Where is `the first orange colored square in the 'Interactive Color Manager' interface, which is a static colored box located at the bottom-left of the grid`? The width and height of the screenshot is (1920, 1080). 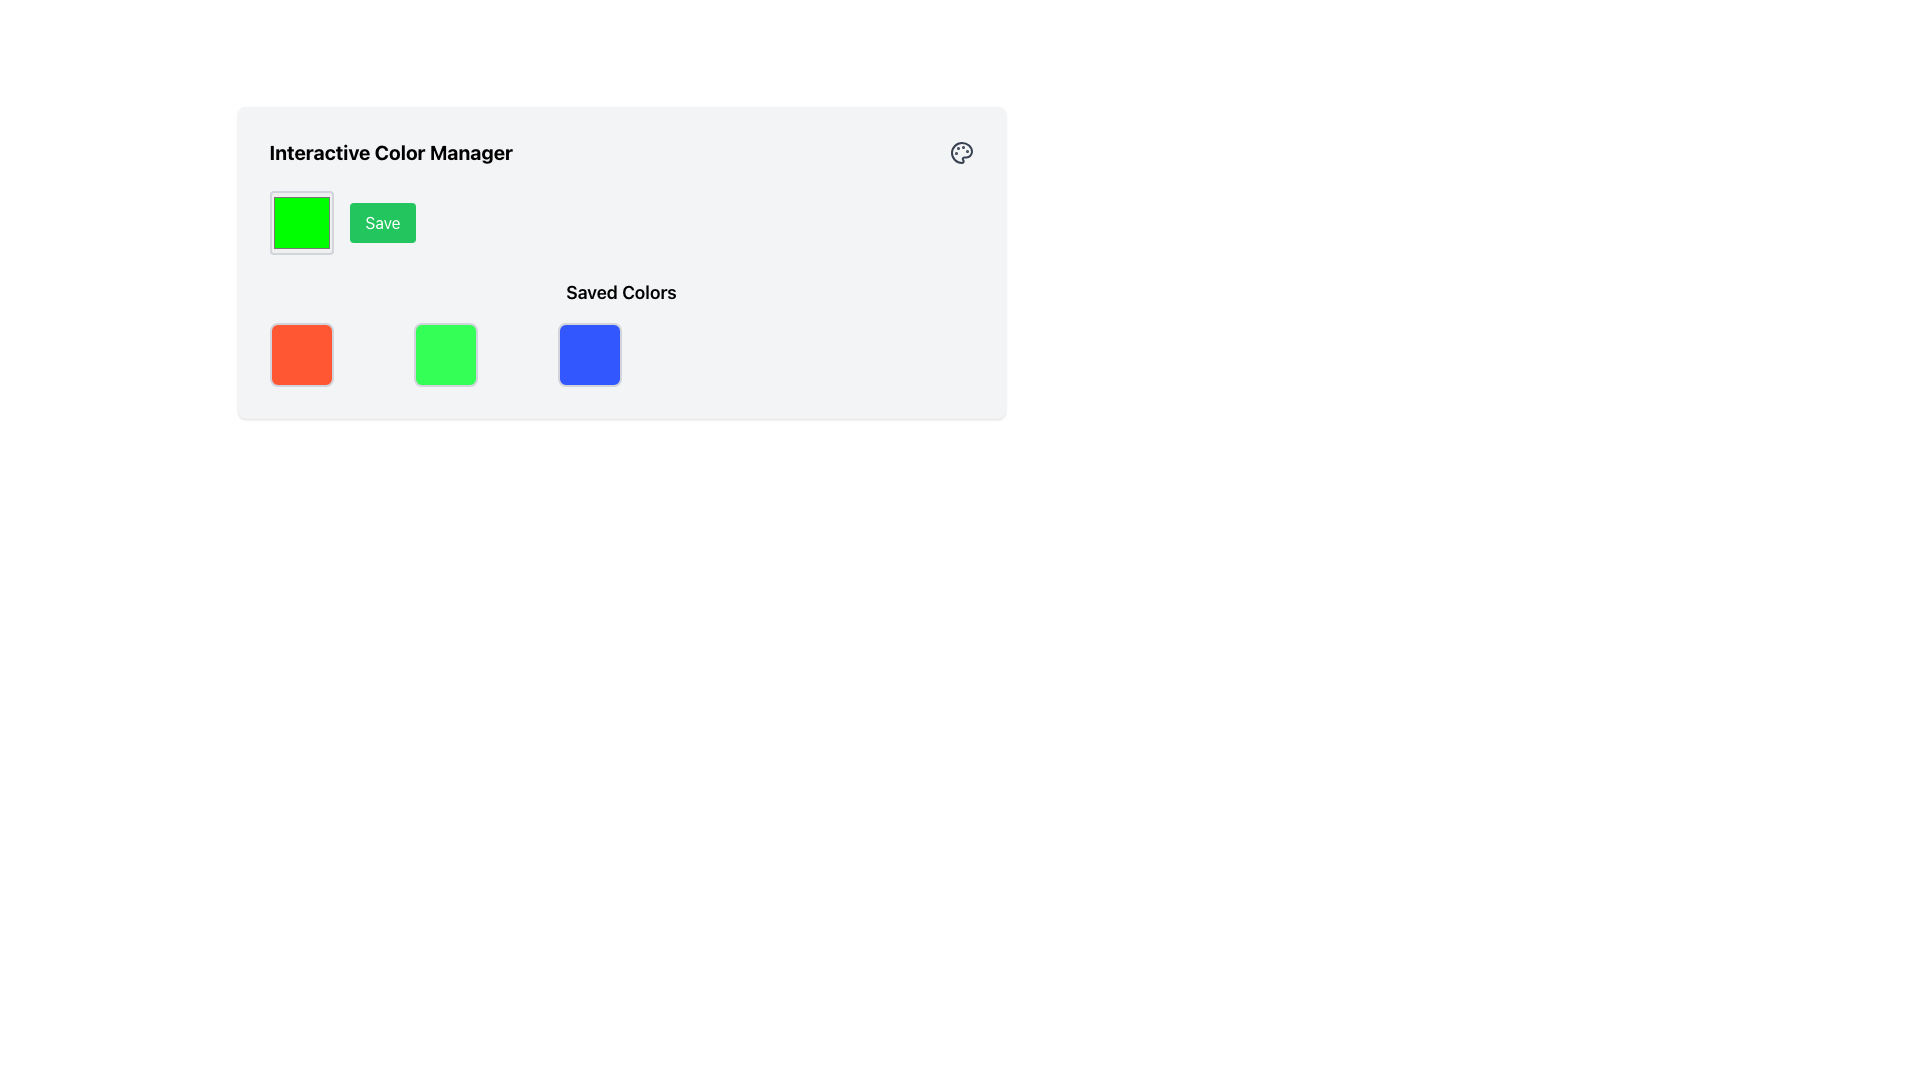
the first orange colored square in the 'Interactive Color Manager' interface, which is a static colored box located at the bottom-left of the grid is located at coordinates (300, 353).